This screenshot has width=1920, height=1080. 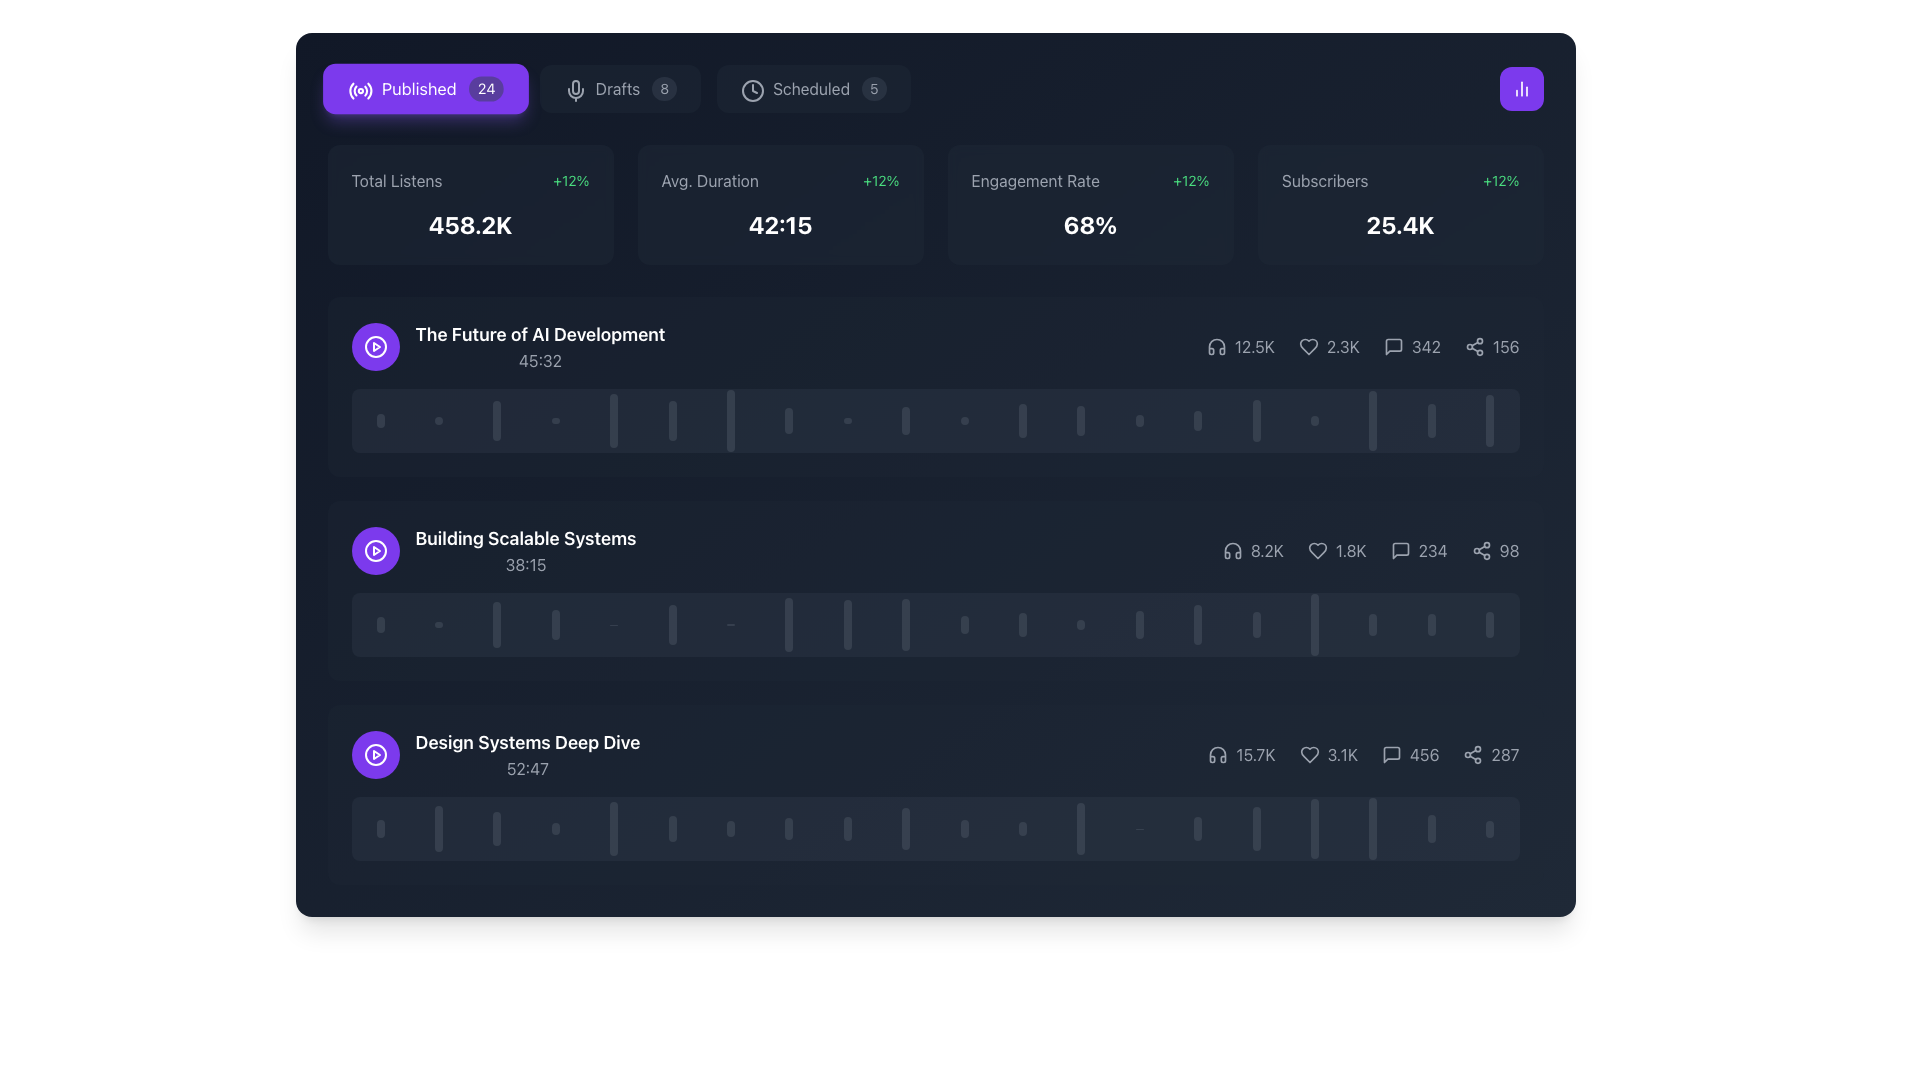 I want to click on the thin vertical gray bar with rounded ends, which is the third bar from the left in the group associated with 'The Future of AI Development', so click(x=497, y=419).